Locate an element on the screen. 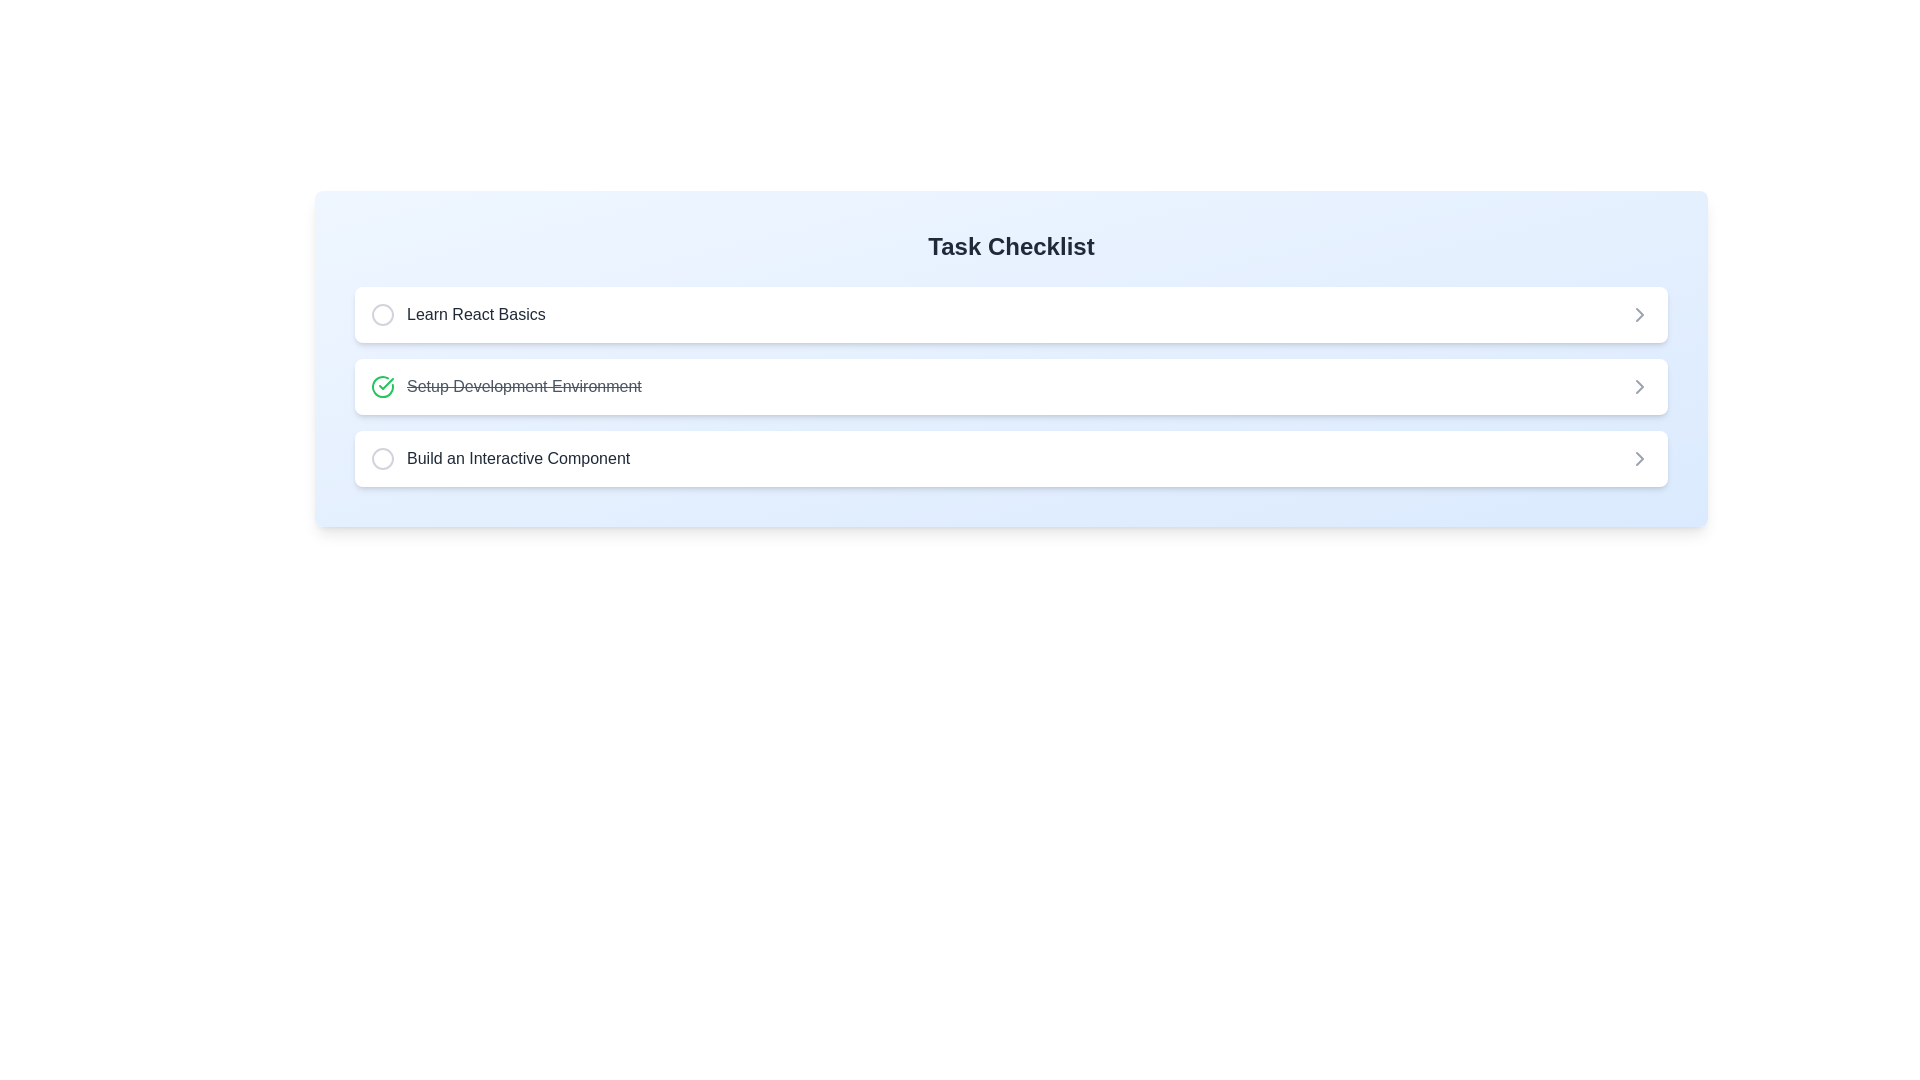 The height and width of the screenshot is (1080, 1920). the completed task Text Label with Icon indicating 'Setup Development Environment' in the vertical checklist is located at coordinates (506, 386).